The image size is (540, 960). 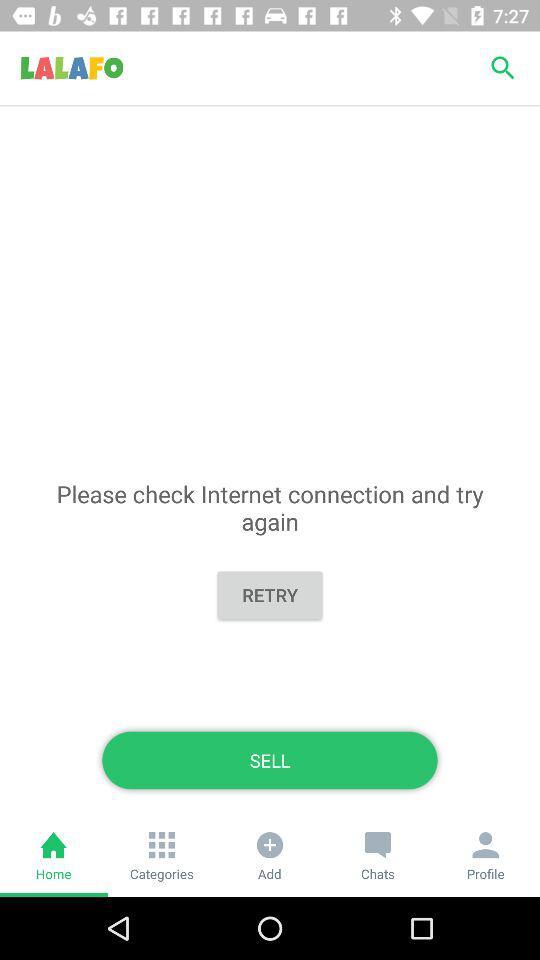 What do you see at coordinates (270, 759) in the screenshot?
I see `item below retry icon` at bounding box center [270, 759].